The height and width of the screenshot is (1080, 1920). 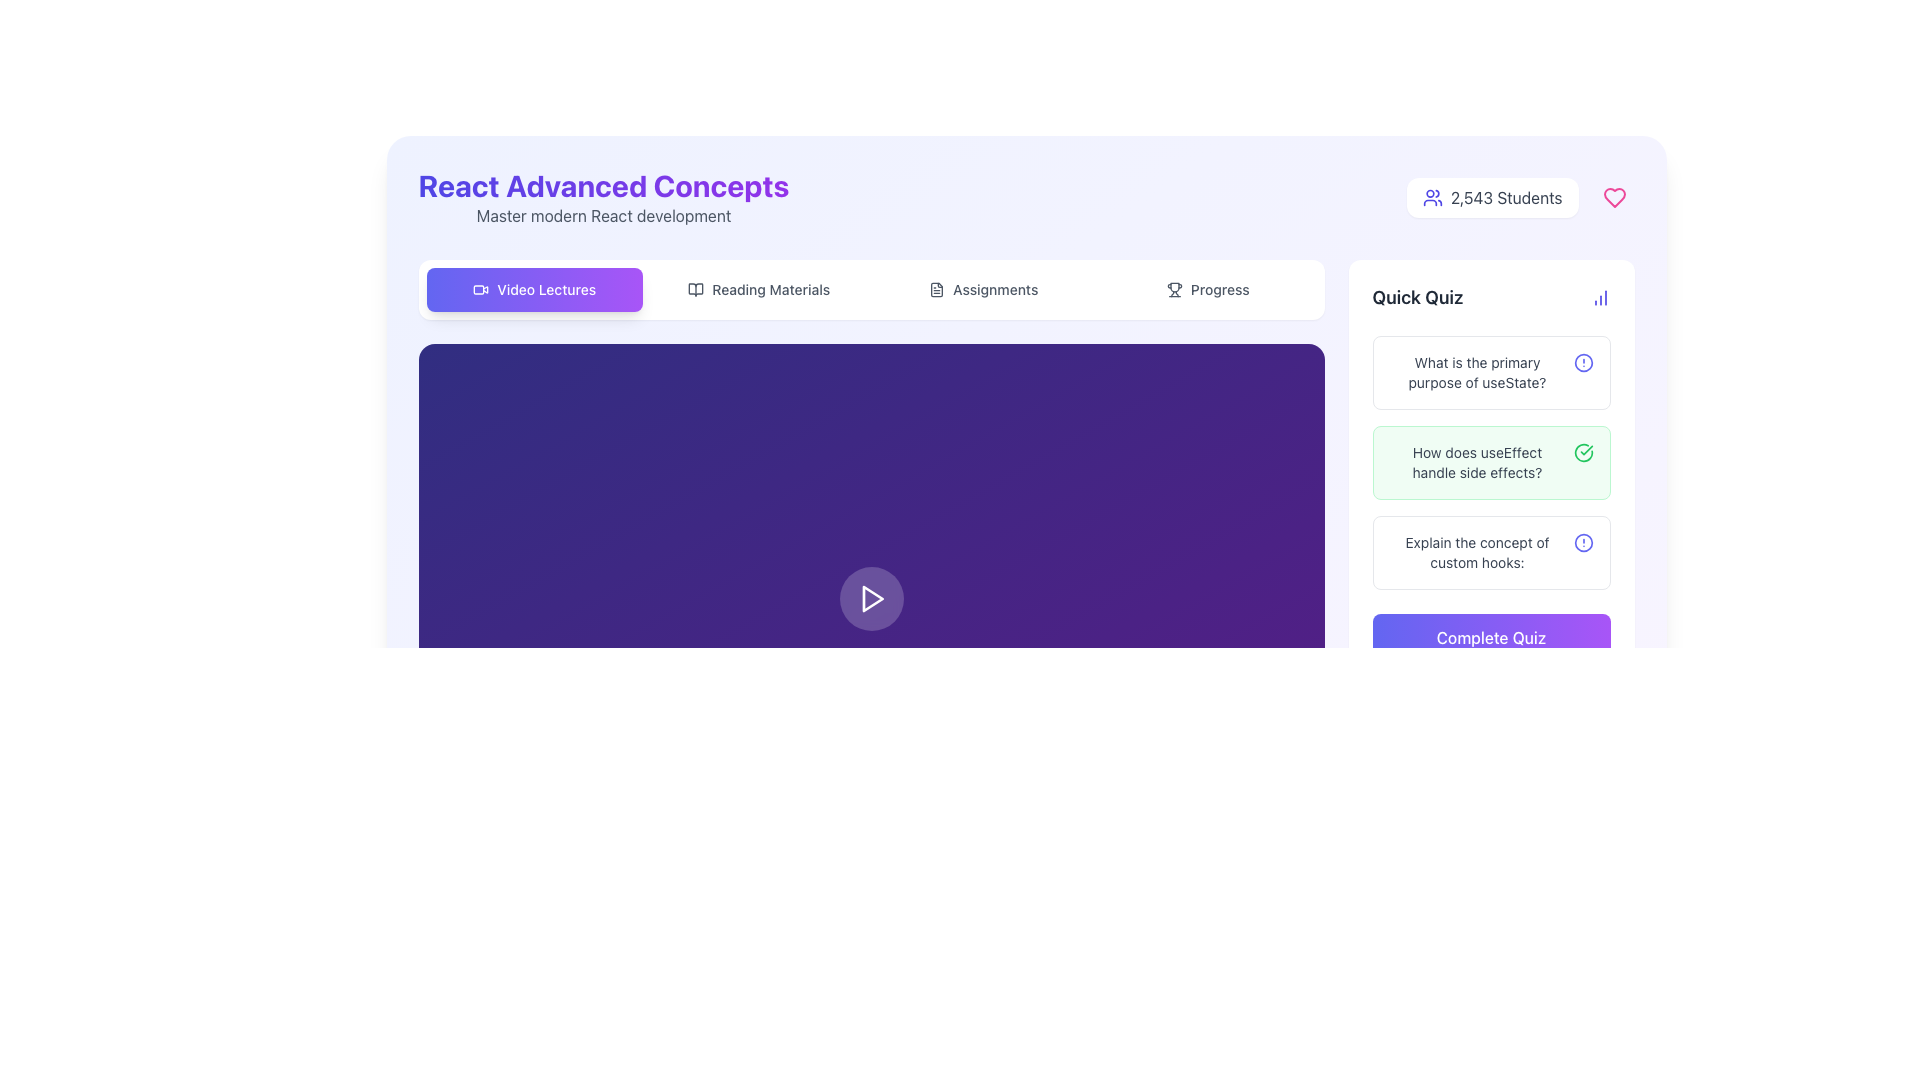 What do you see at coordinates (481, 289) in the screenshot?
I see `the camera icon that is part of the purple 'Video Lectures' button, located at the top-left area of the navigation bar` at bounding box center [481, 289].